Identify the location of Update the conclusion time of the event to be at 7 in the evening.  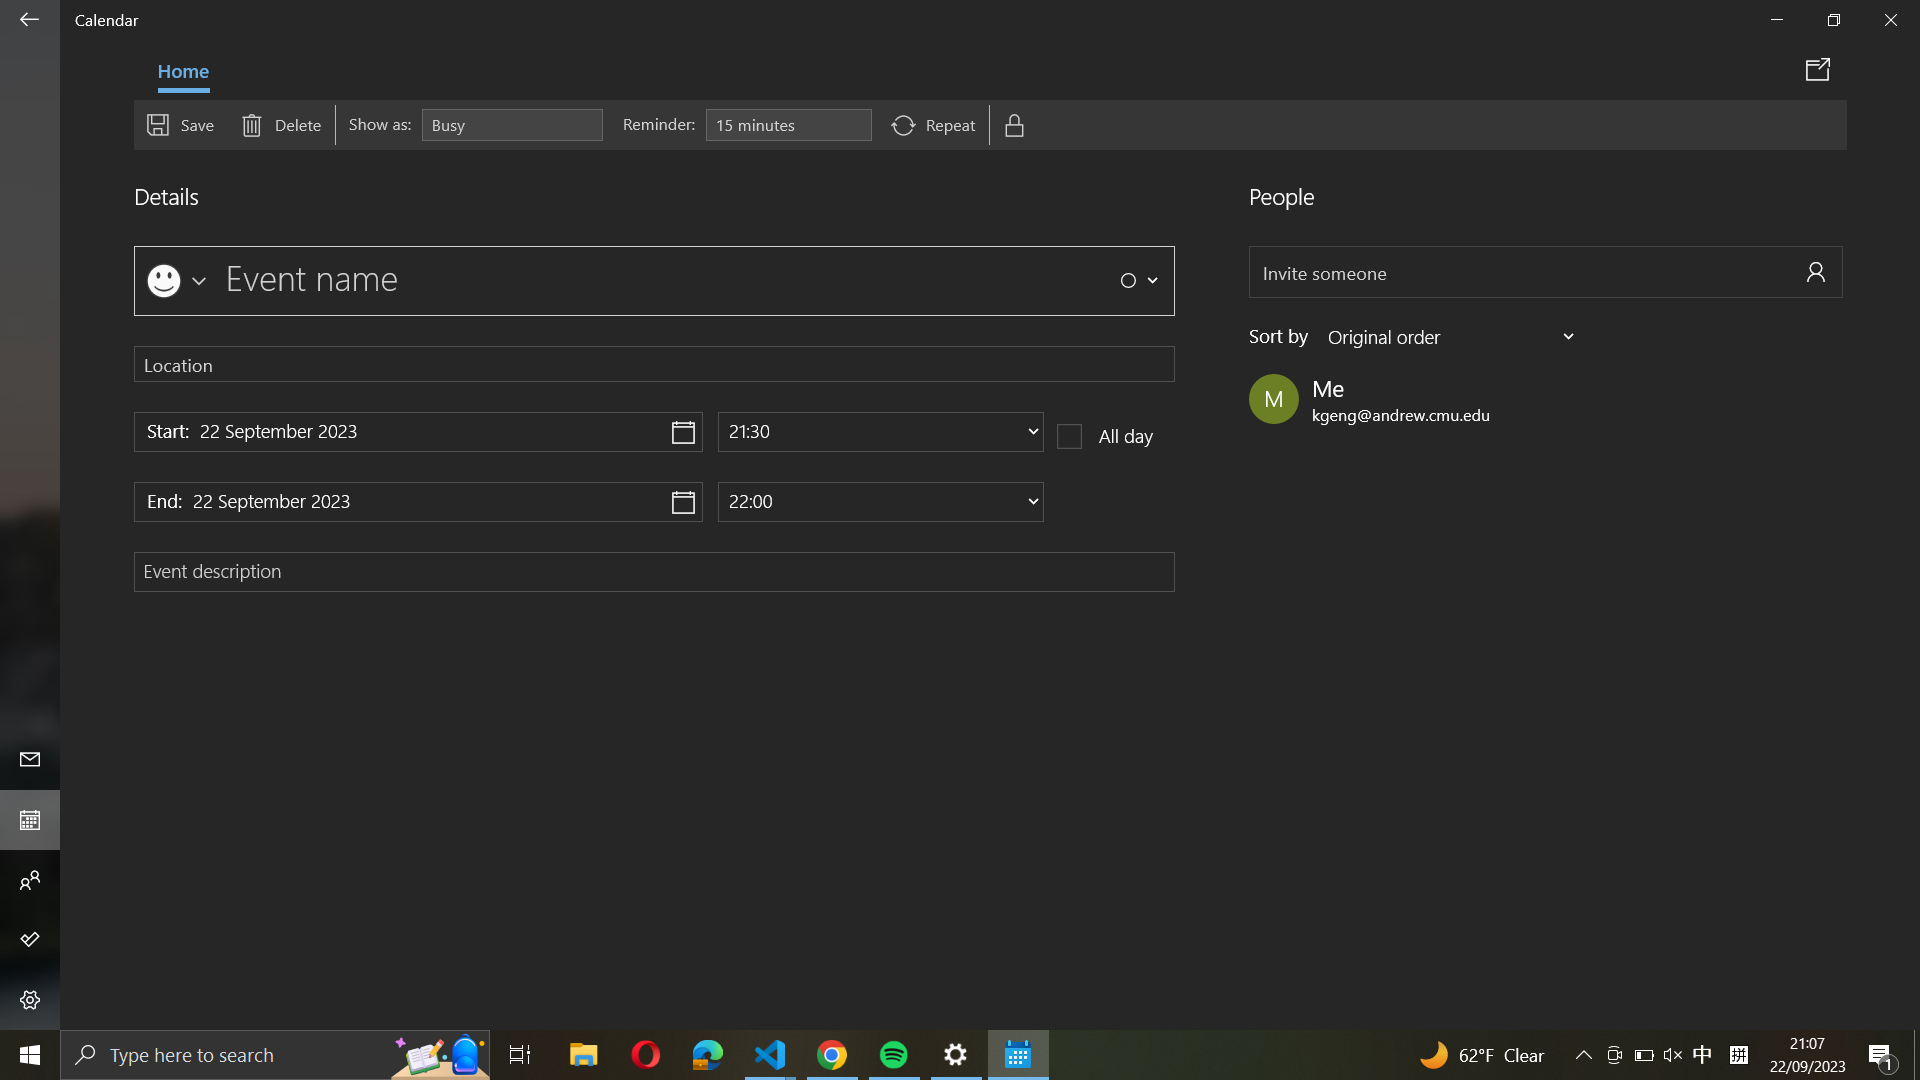
(880, 500).